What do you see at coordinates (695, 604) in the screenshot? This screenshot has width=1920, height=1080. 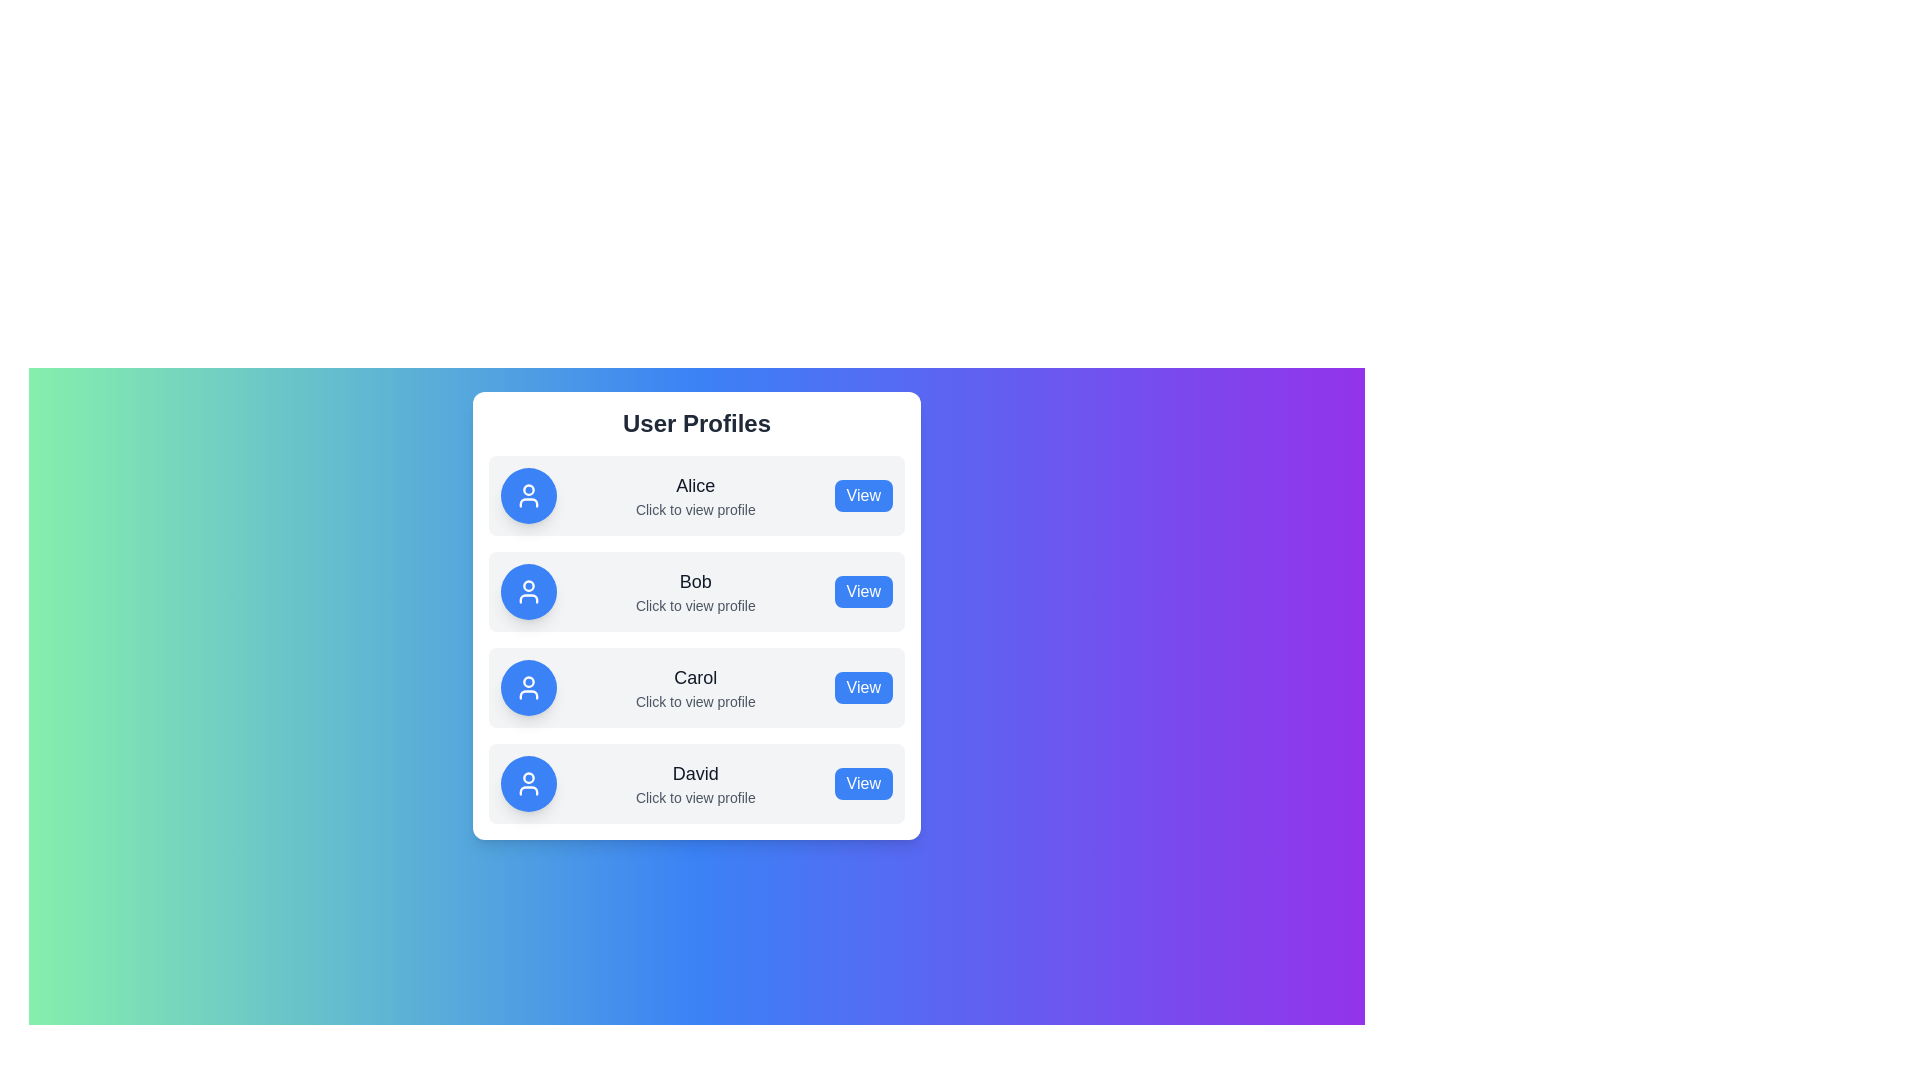 I see `the descriptive text element that says 'Click` at bounding box center [695, 604].